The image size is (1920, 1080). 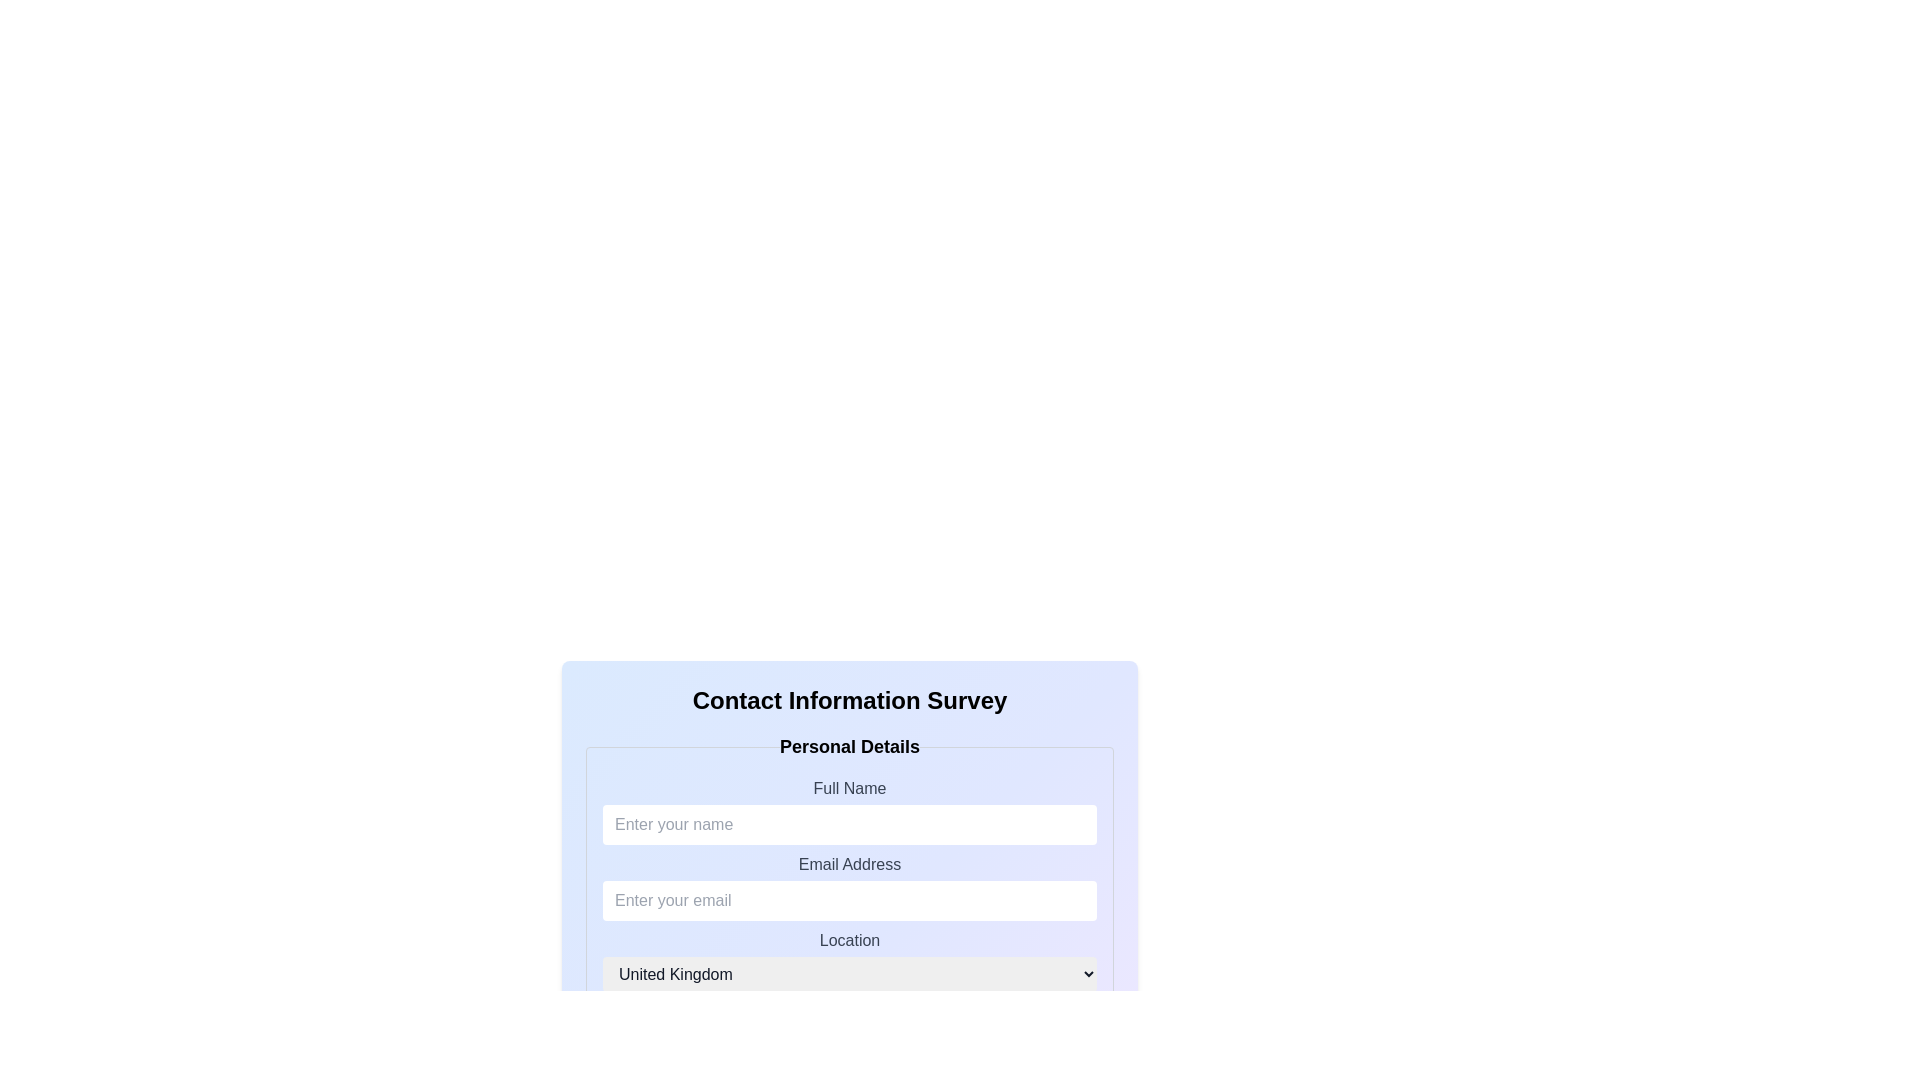 What do you see at coordinates (849, 787) in the screenshot?
I see `the label text that guides the user to enter their full name, which is positioned above the 'Enter your name' input field` at bounding box center [849, 787].